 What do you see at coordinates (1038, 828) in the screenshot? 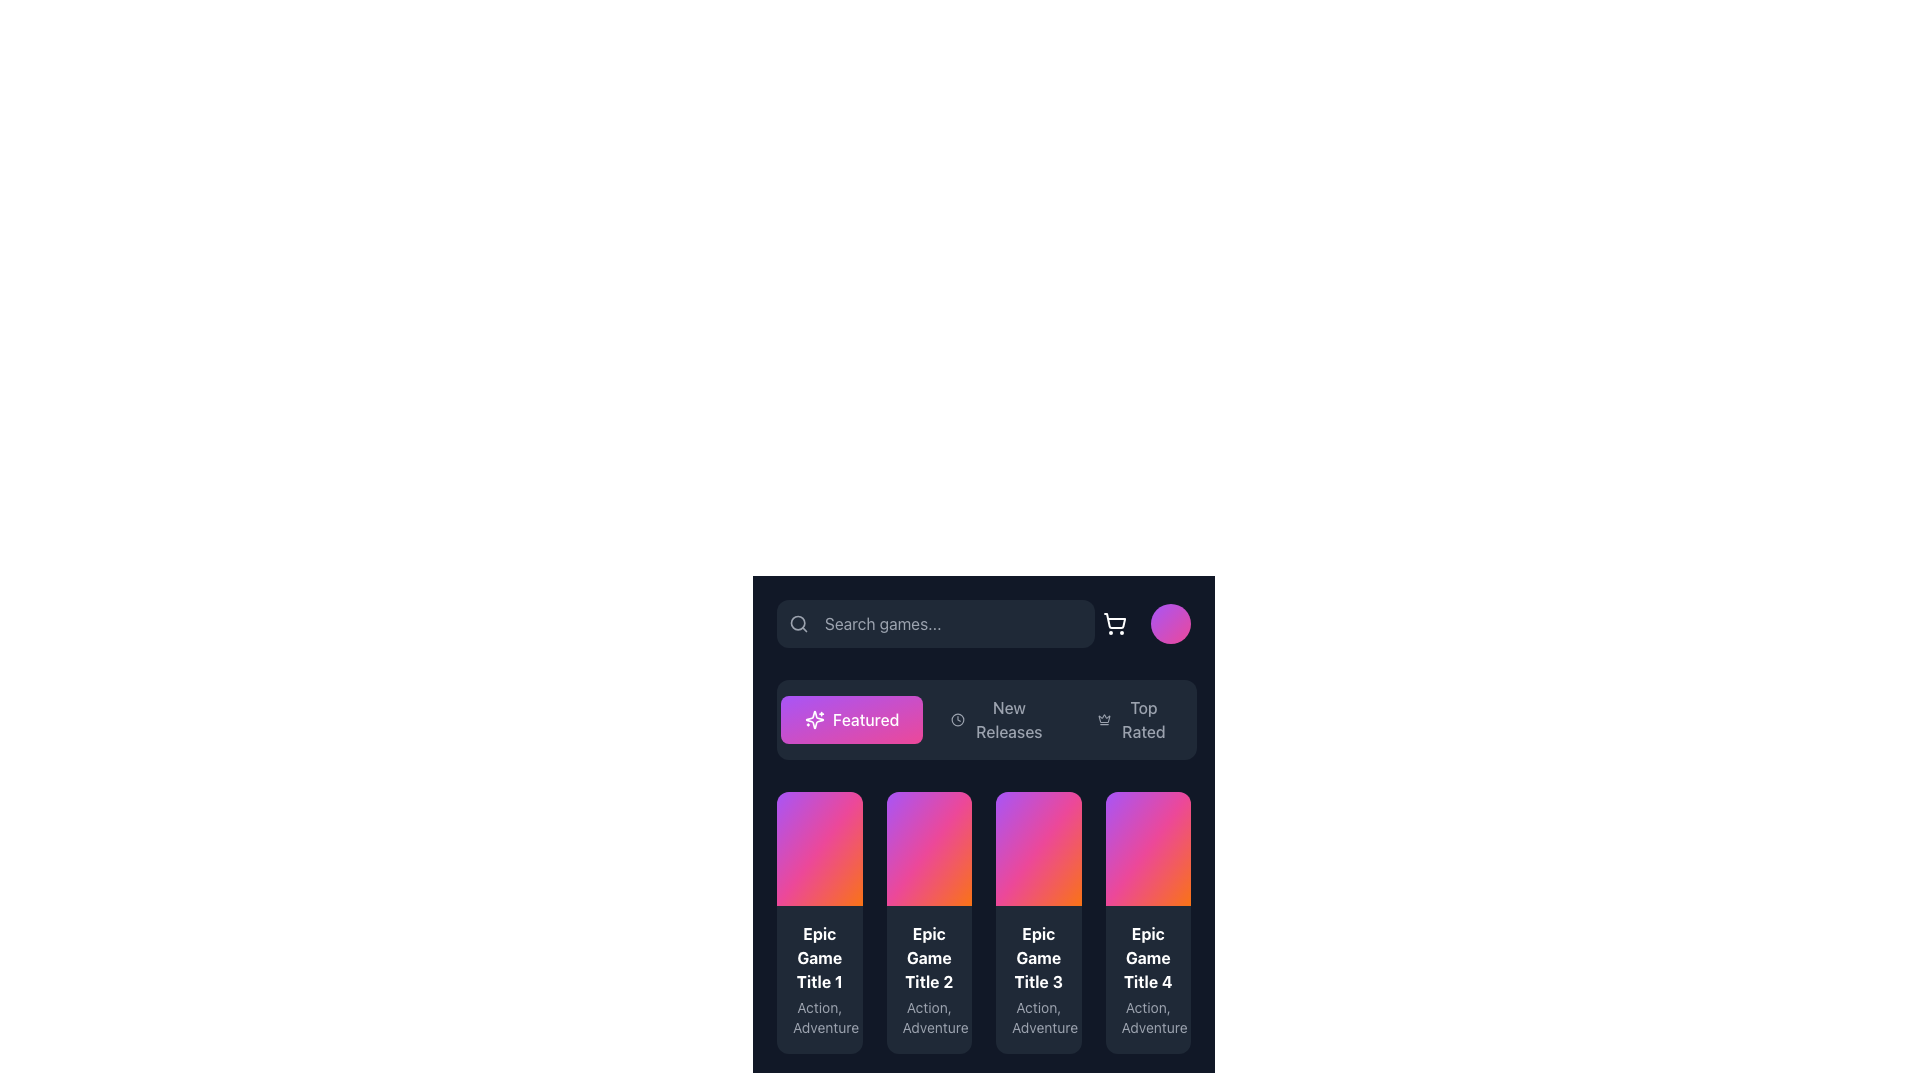
I see `the rating value displayed in the Rating component showing '4.8' alongside a yellow star icon located in the top-right portion of the card for 'Epic Game Title 3'` at bounding box center [1038, 828].